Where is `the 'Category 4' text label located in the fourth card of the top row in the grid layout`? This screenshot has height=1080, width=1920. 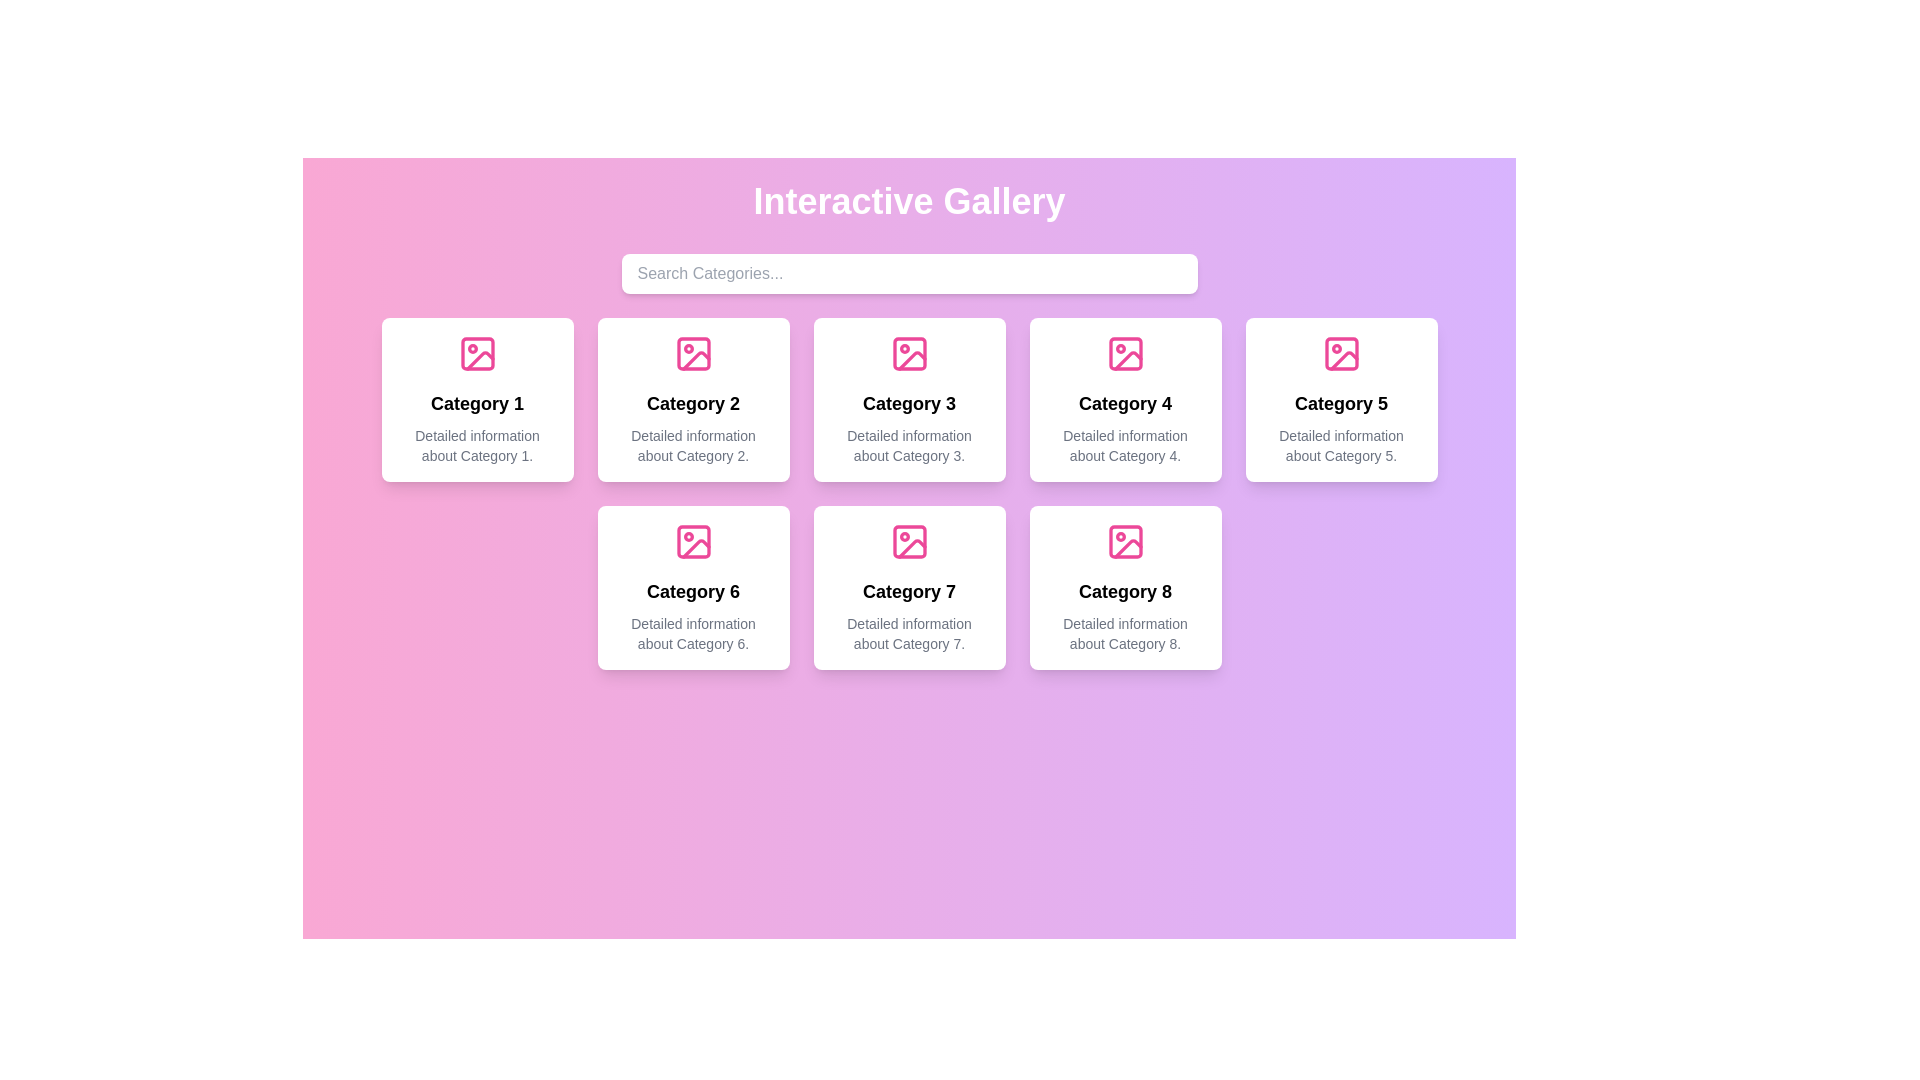
the 'Category 4' text label located in the fourth card of the top row in the grid layout is located at coordinates (1125, 404).